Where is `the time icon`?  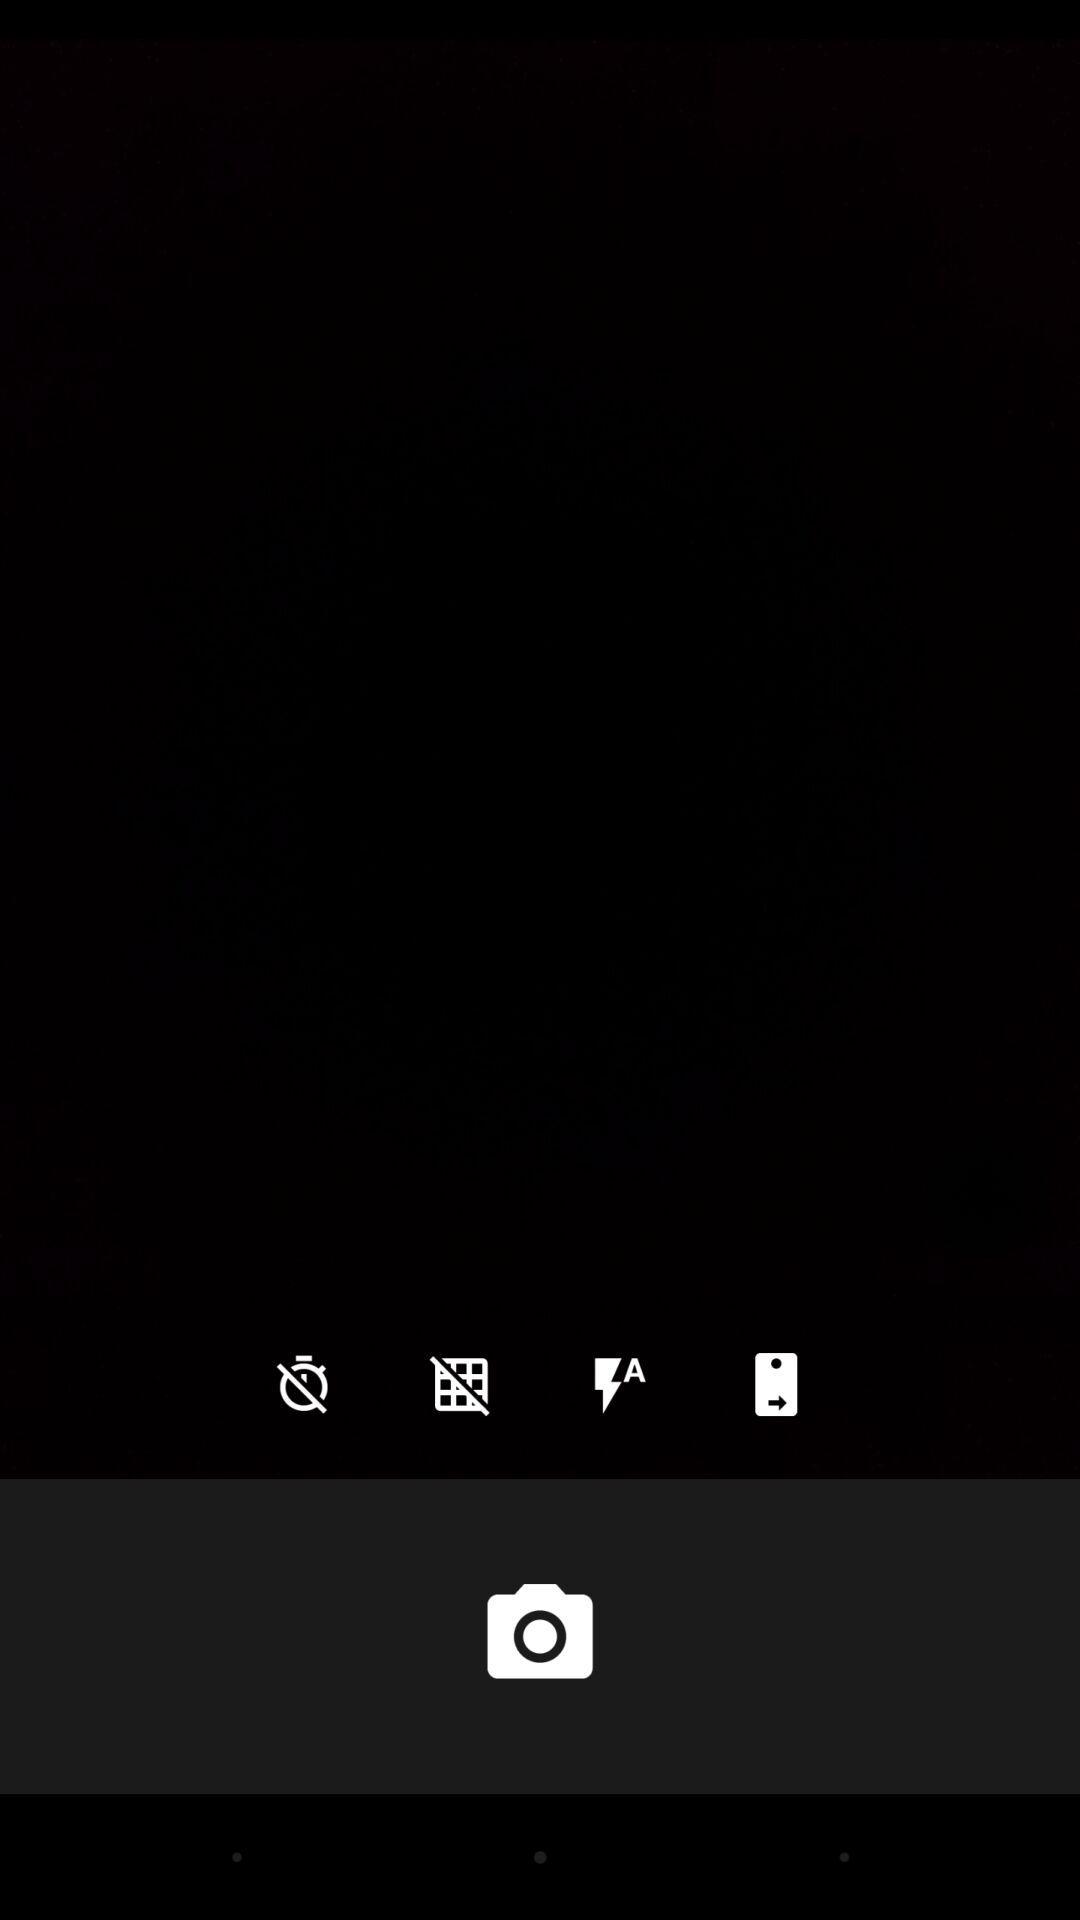
the time icon is located at coordinates (303, 1383).